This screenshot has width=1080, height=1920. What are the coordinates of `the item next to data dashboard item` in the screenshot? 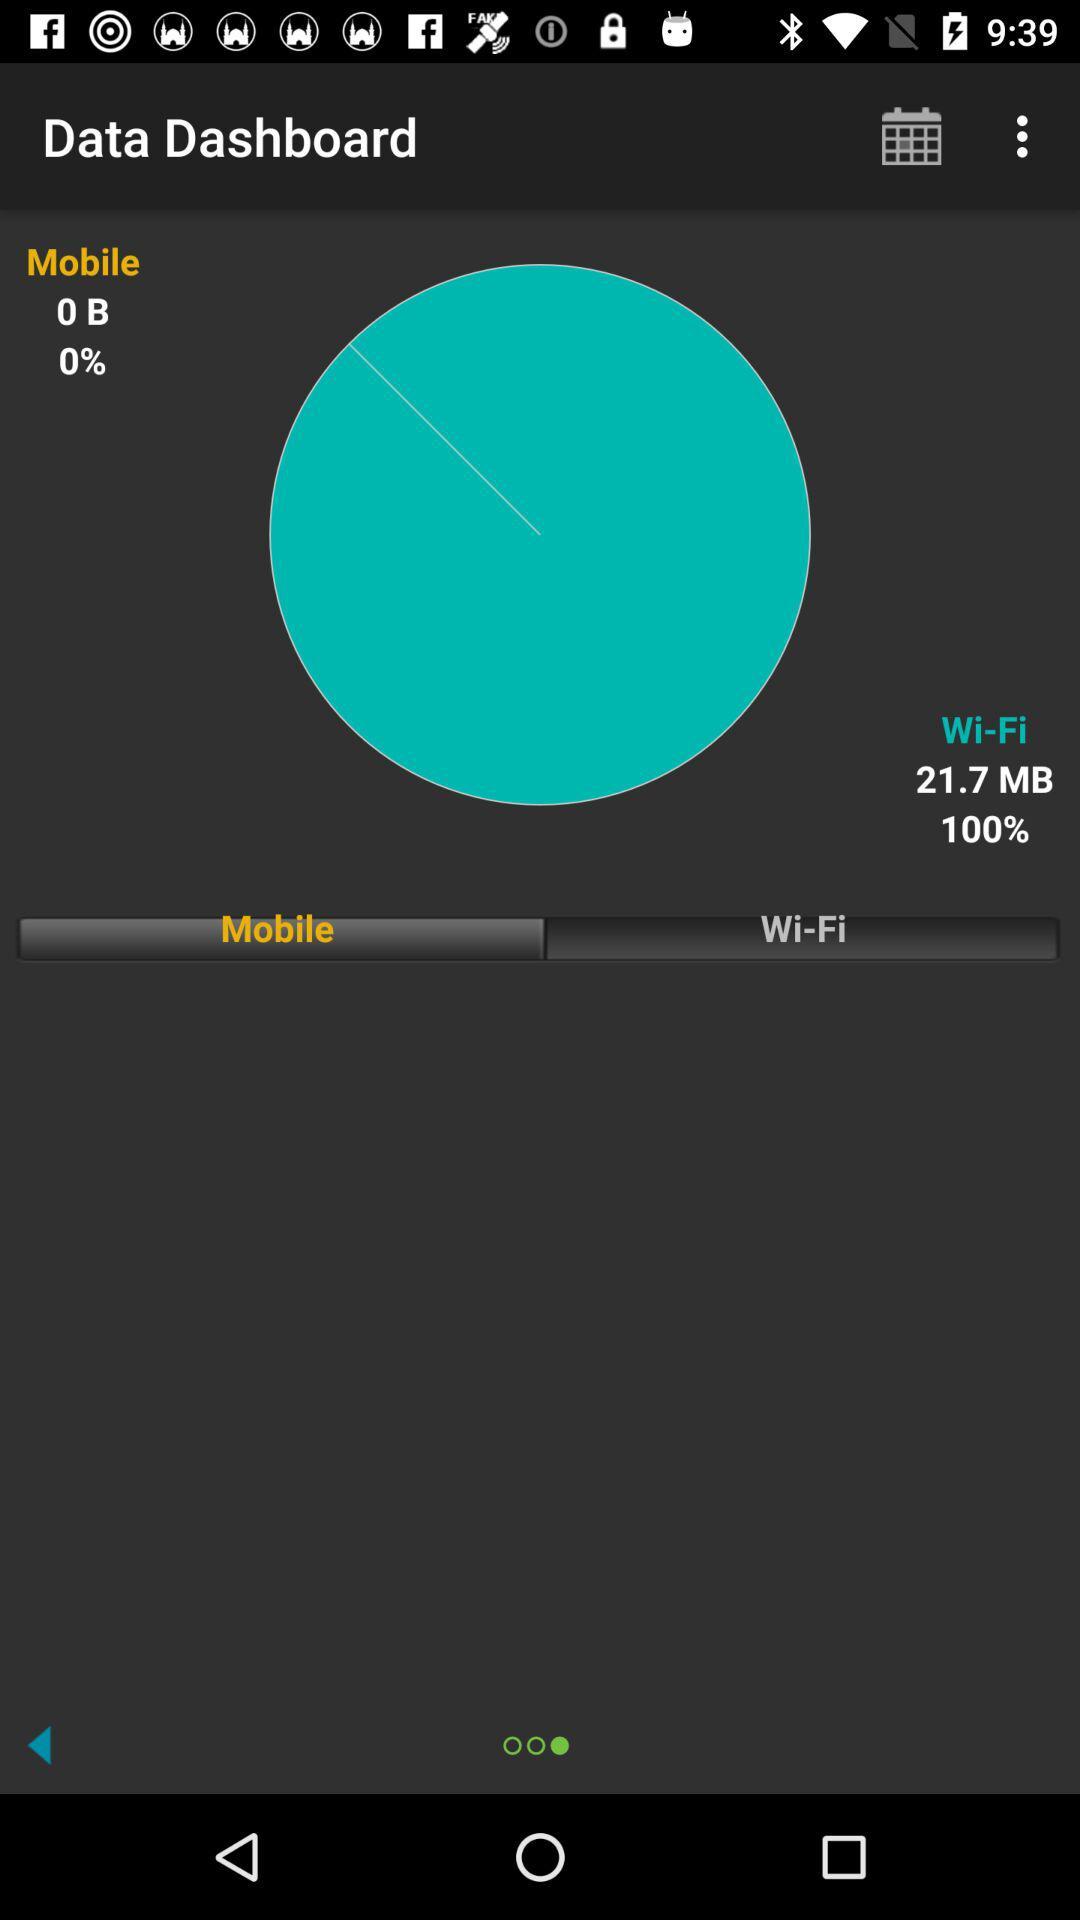 It's located at (911, 135).